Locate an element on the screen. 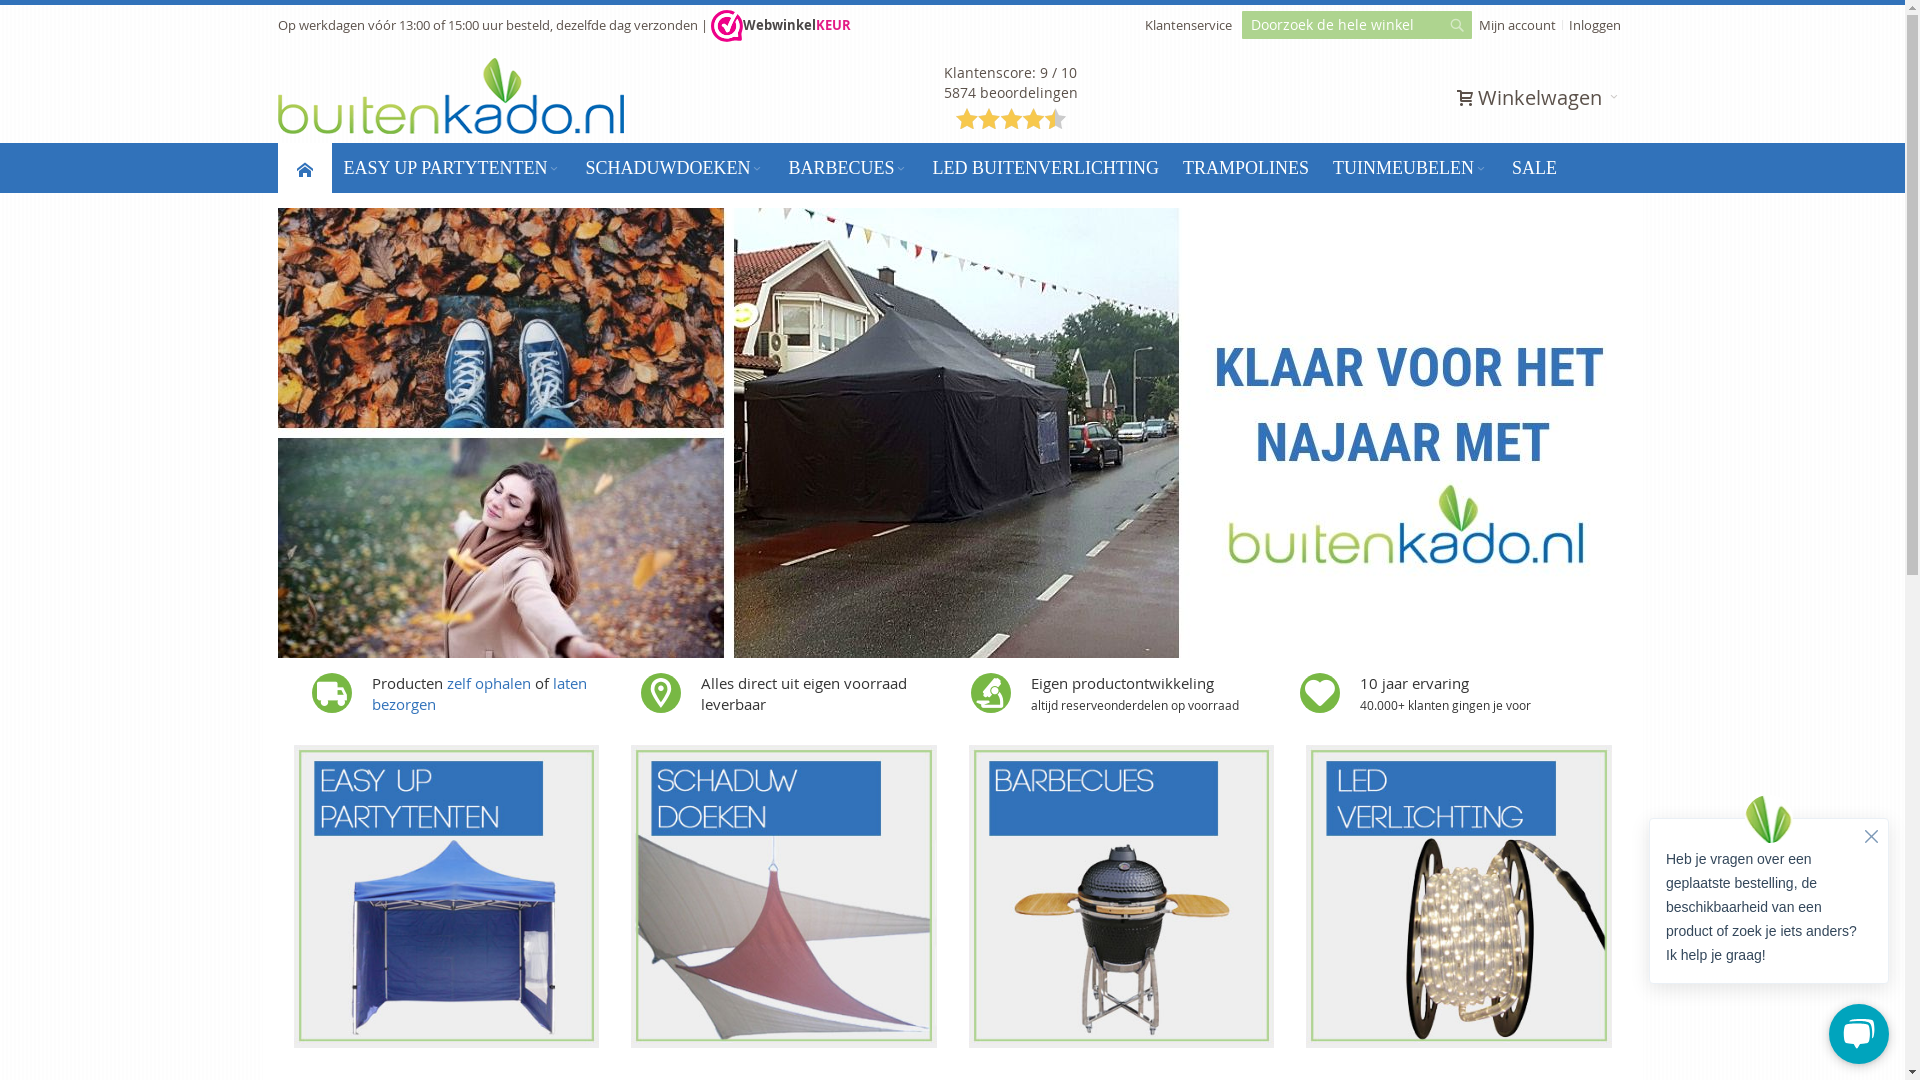 The height and width of the screenshot is (1080, 1920). 'zelf ophalen' is located at coordinates (488, 681).